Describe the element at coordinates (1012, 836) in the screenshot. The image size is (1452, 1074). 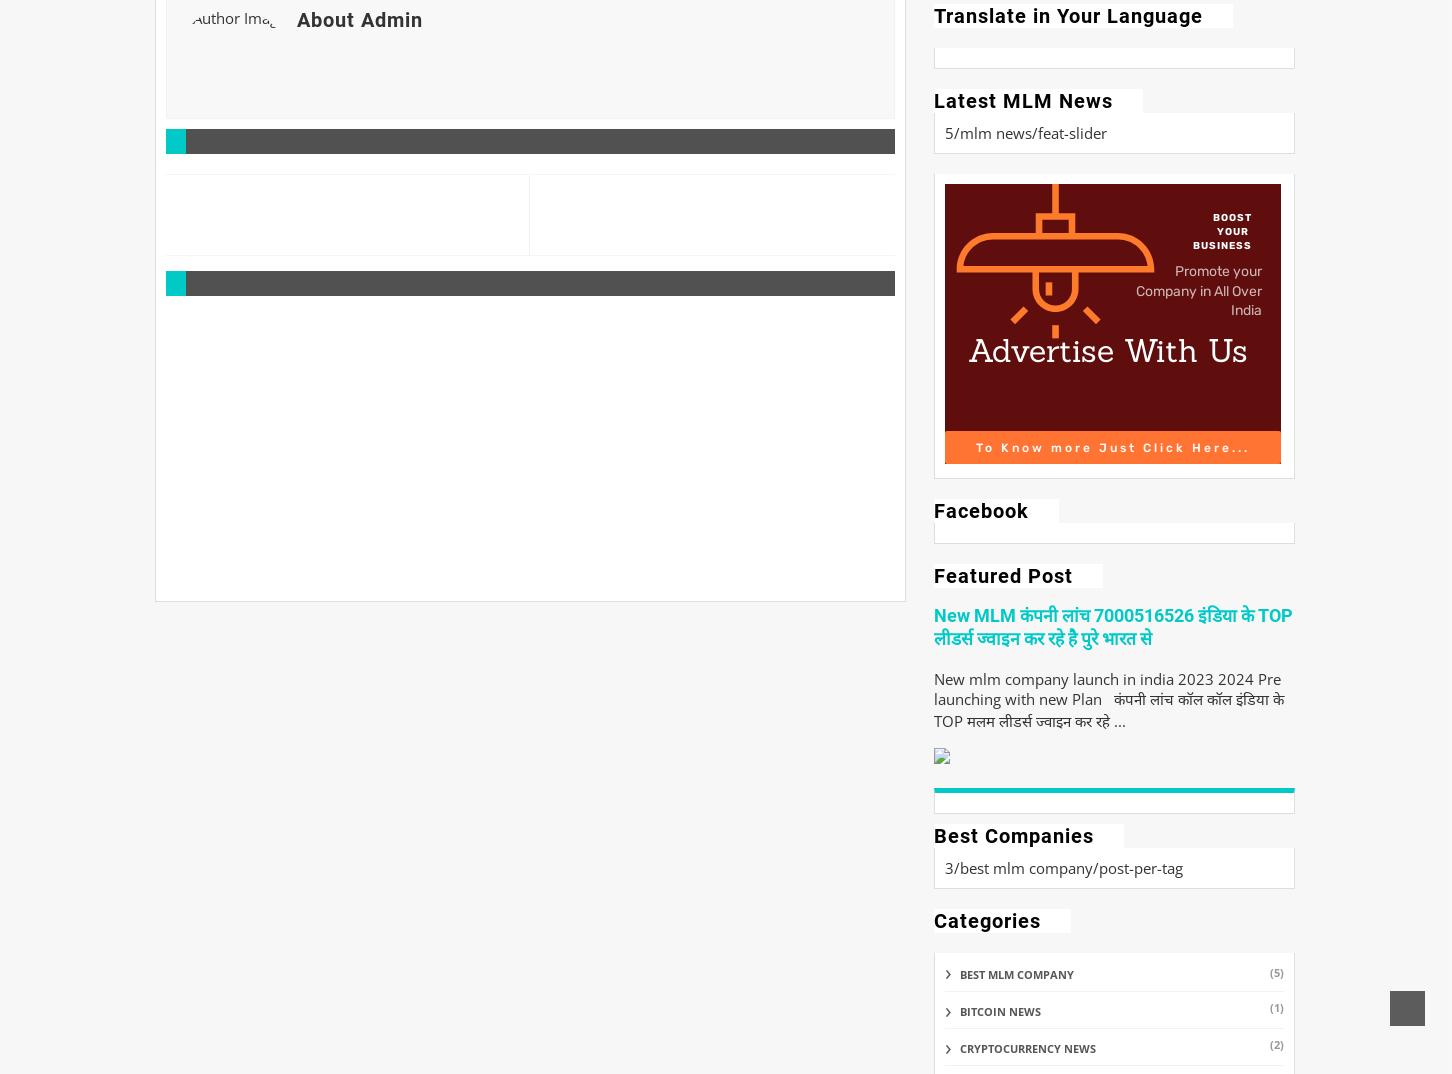
I see `'Best Companies'` at that location.